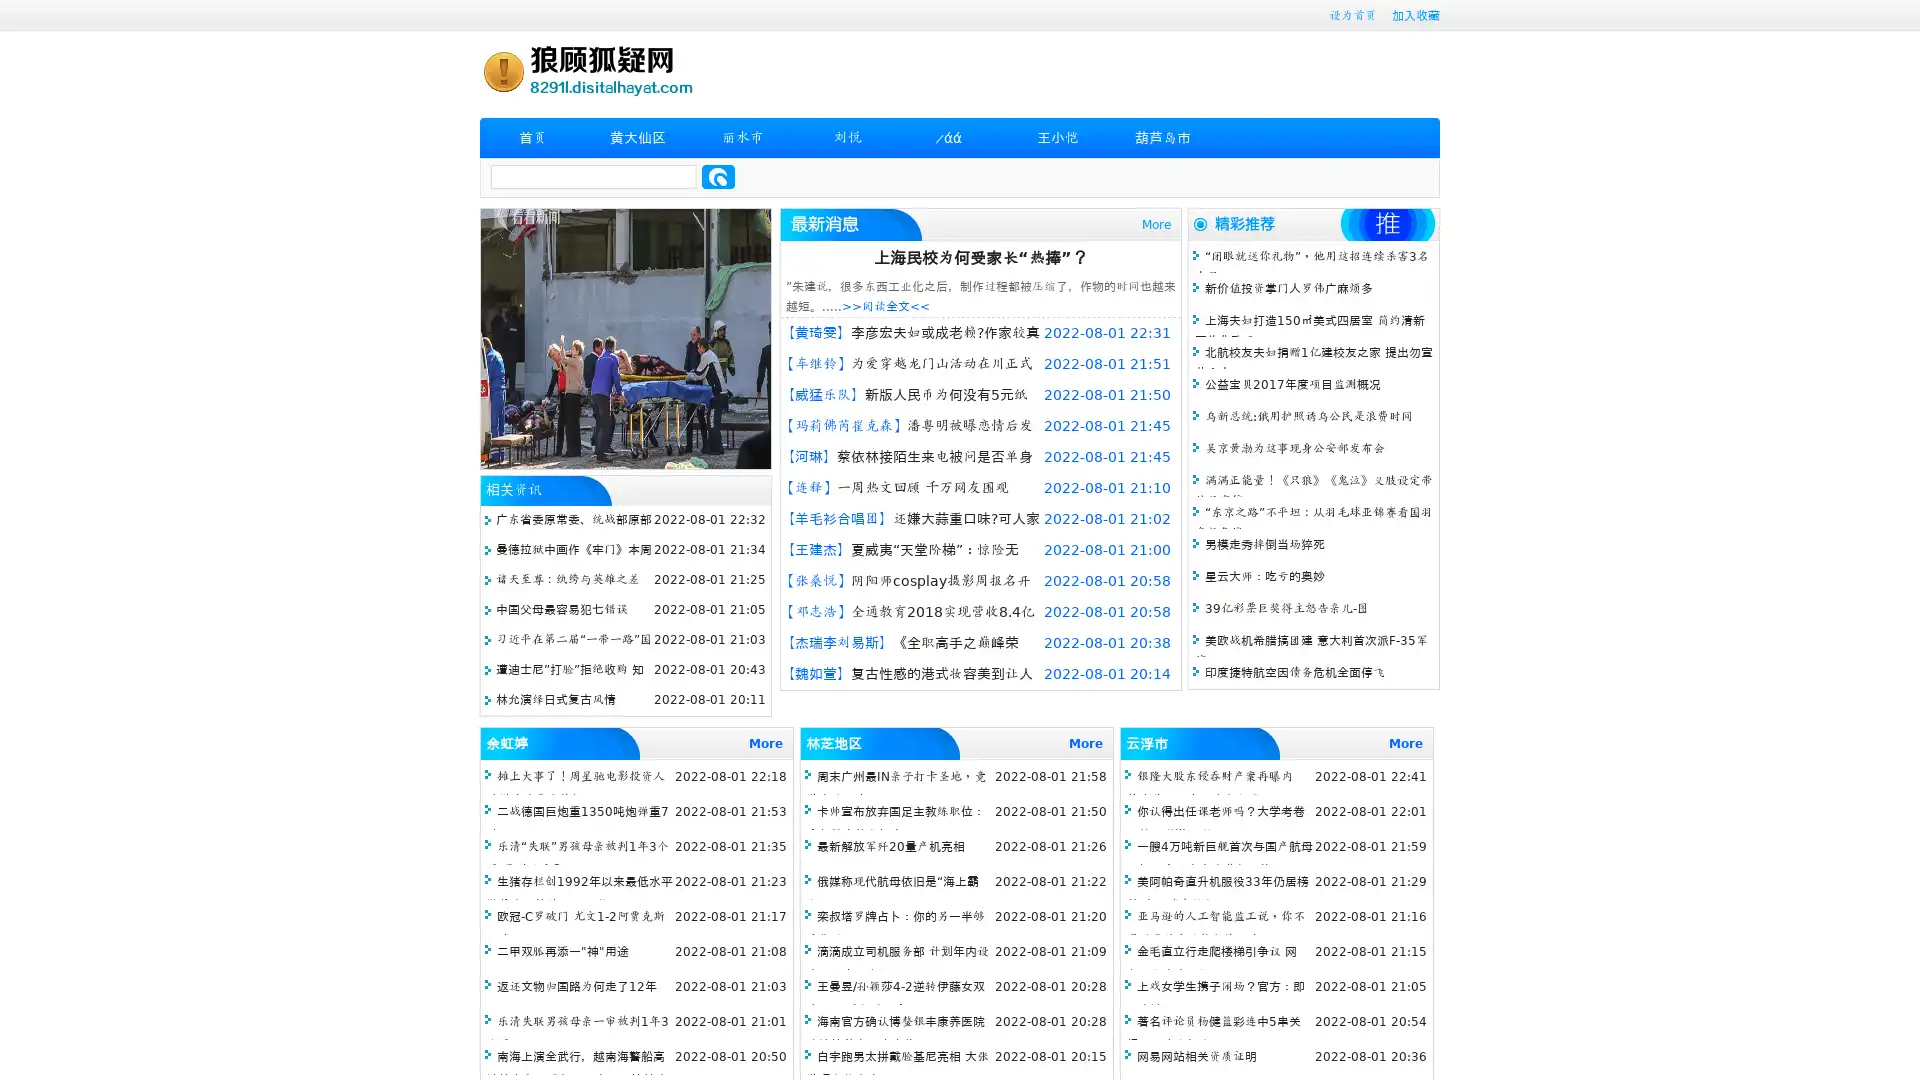  Describe the element at coordinates (718, 176) in the screenshot. I see `Search` at that location.